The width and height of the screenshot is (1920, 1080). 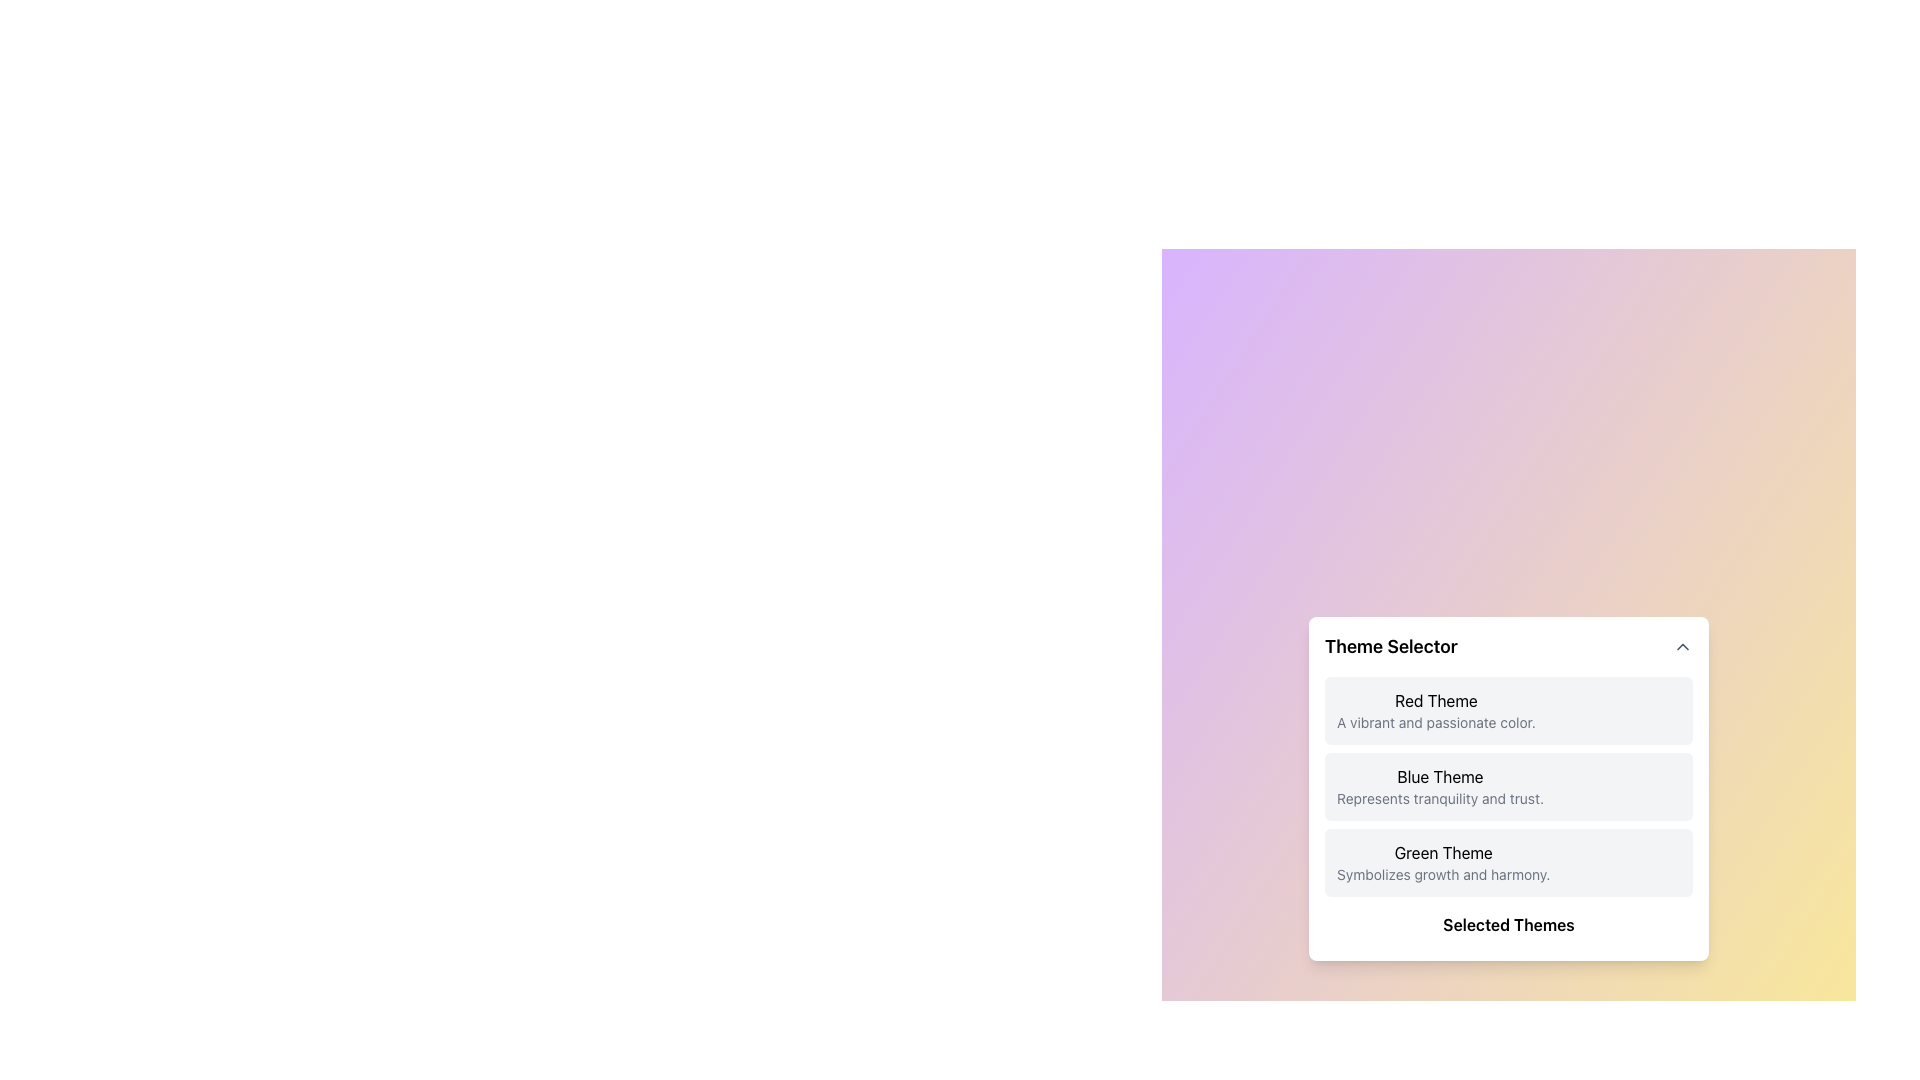 What do you see at coordinates (1440, 797) in the screenshot?
I see `the Text Label that reads 'Represents tranquility and trust.' located below the 'Blue Theme' heading` at bounding box center [1440, 797].